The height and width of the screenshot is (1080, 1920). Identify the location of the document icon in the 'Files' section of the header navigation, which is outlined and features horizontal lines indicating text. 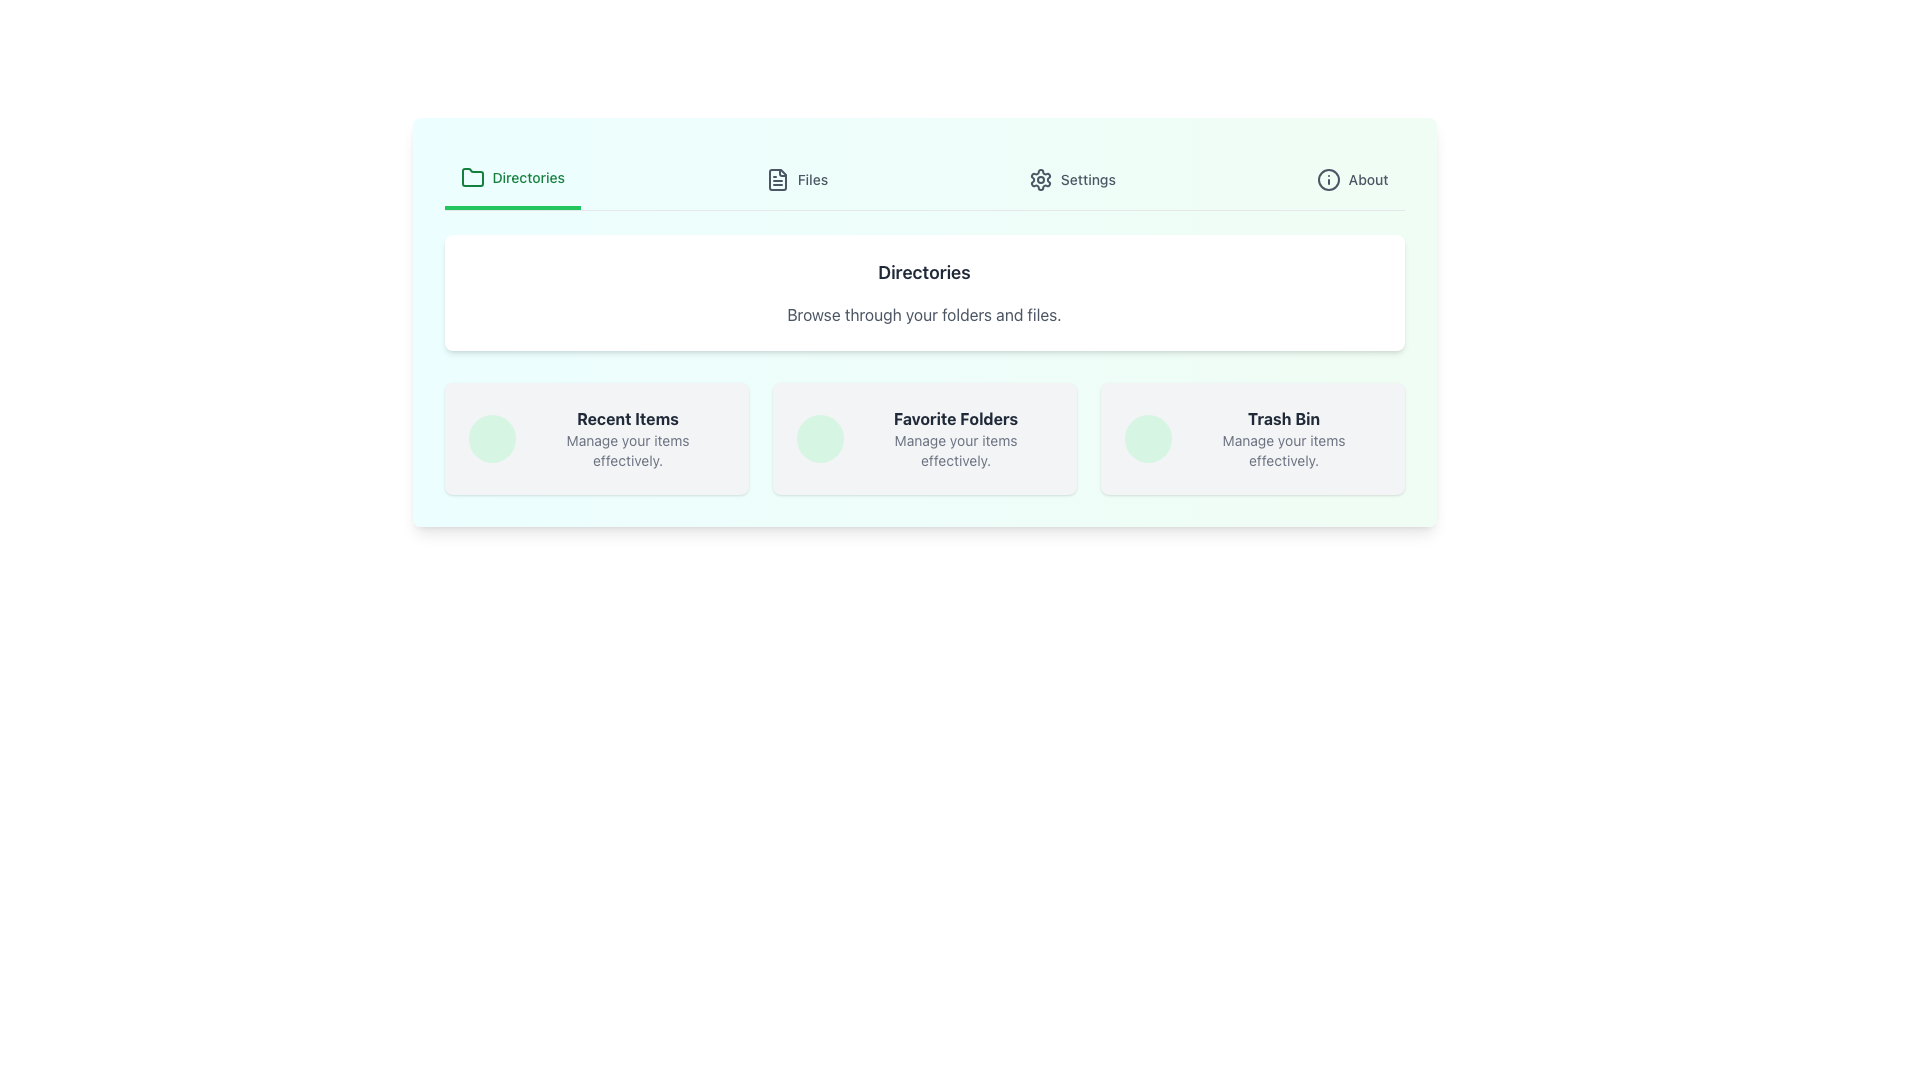
(776, 180).